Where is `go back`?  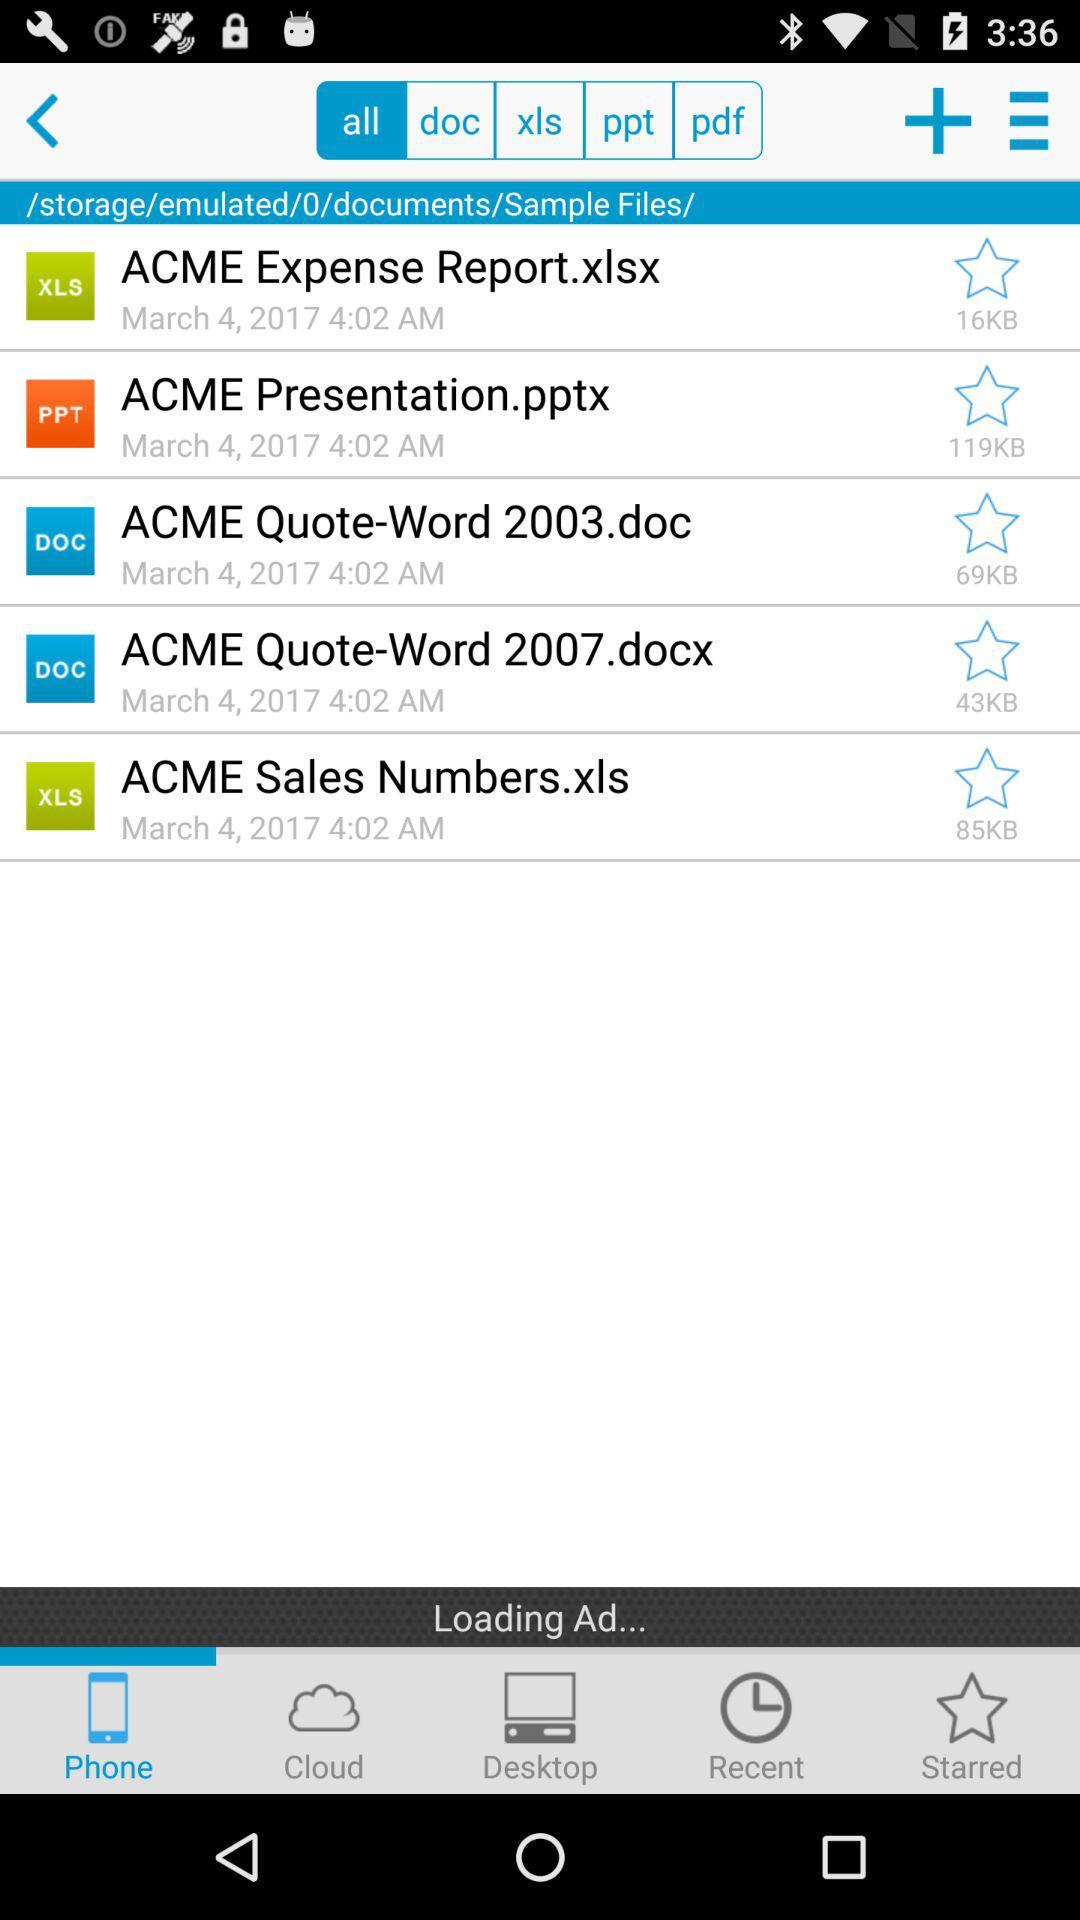
go back is located at coordinates (56, 119).